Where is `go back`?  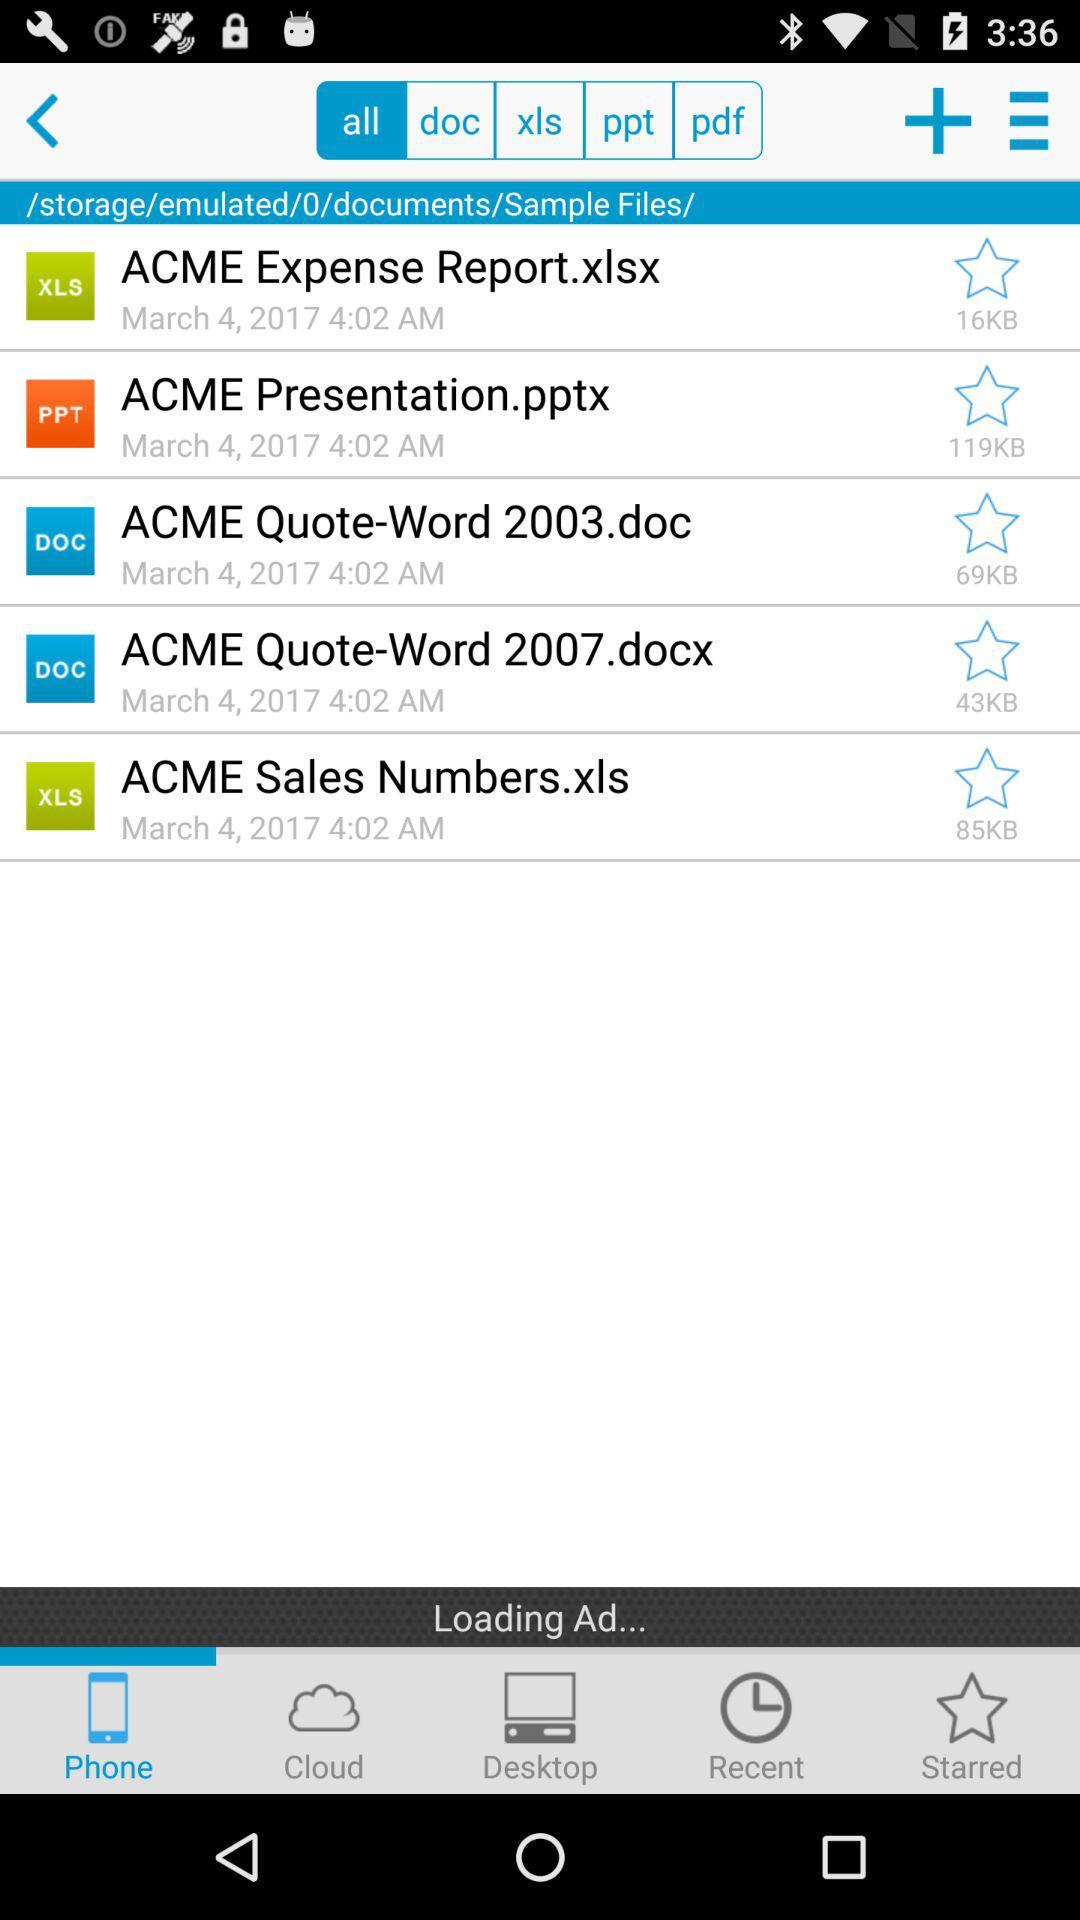
go back is located at coordinates (56, 119).